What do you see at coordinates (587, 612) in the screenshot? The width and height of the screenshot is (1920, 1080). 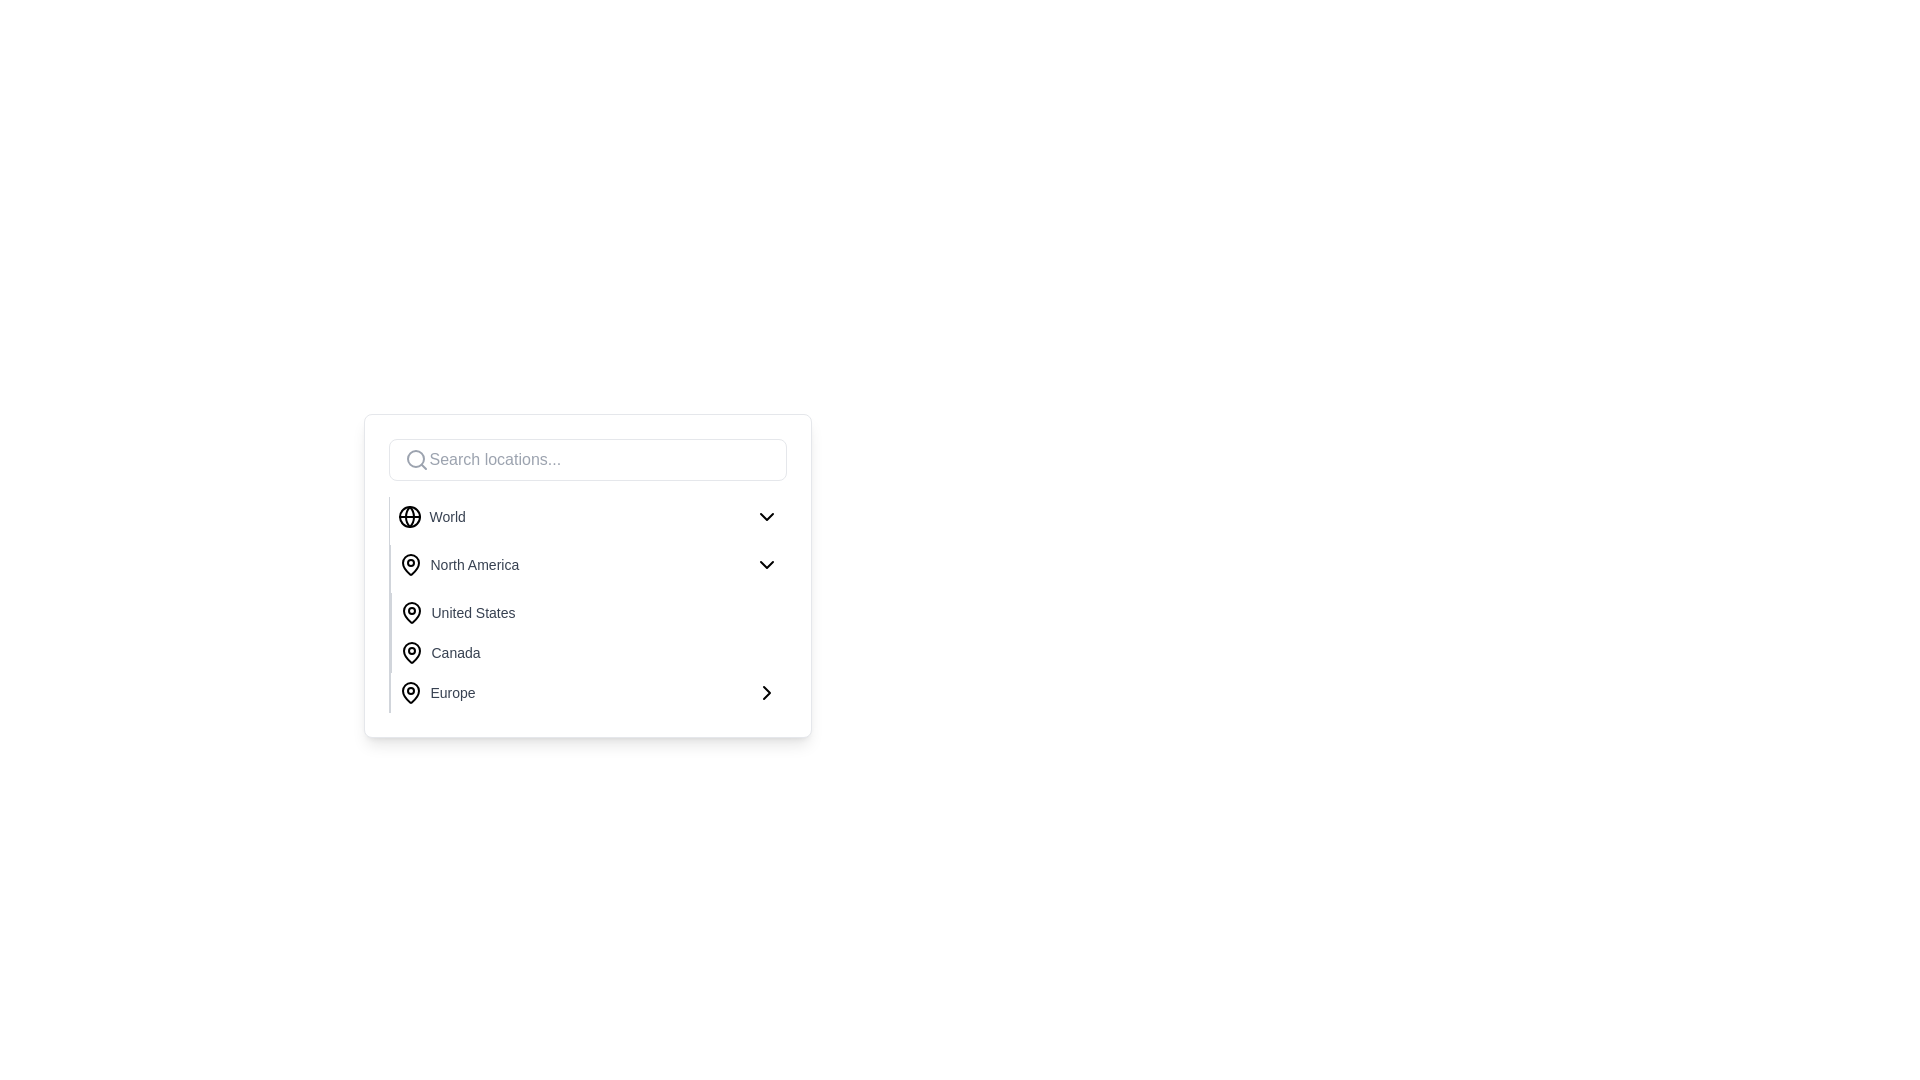 I see `the selectable option for 'United States' in the dropdown list` at bounding box center [587, 612].